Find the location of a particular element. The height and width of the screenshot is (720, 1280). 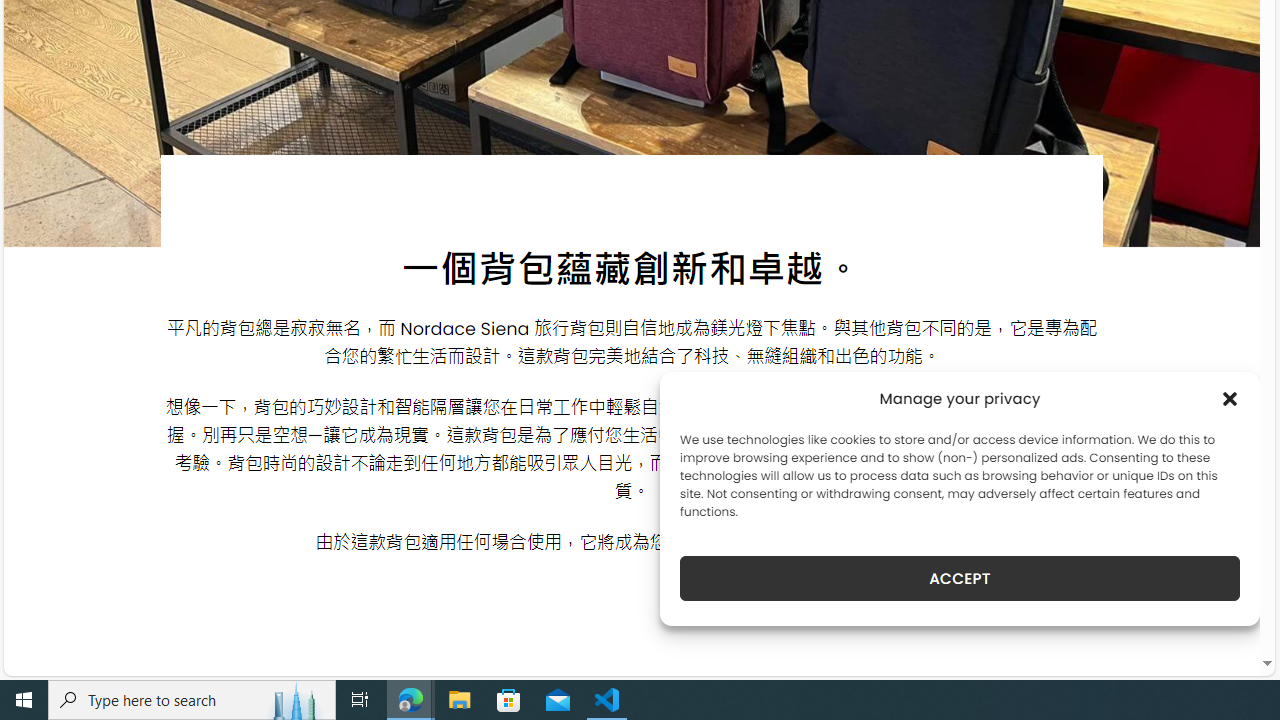

'Microsoft Store' is located at coordinates (509, 698).